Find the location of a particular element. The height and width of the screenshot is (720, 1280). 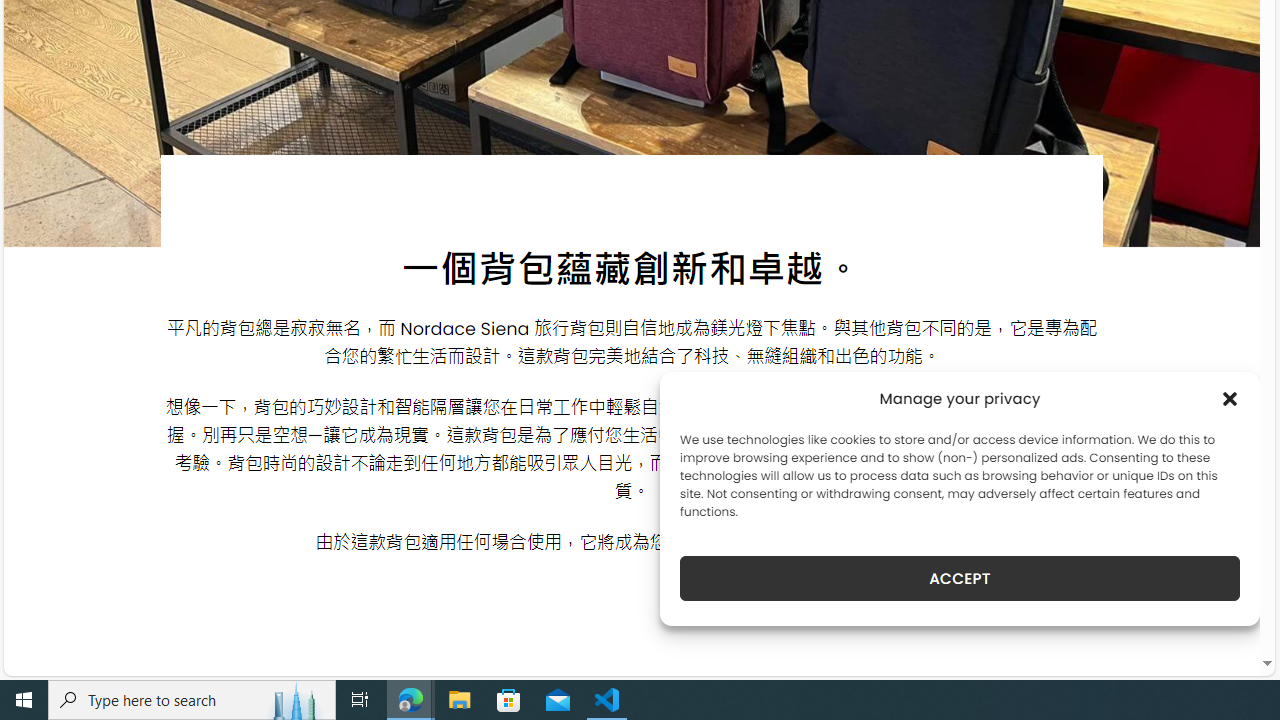

'Microsoft Store' is located at coordinates (509, 698).